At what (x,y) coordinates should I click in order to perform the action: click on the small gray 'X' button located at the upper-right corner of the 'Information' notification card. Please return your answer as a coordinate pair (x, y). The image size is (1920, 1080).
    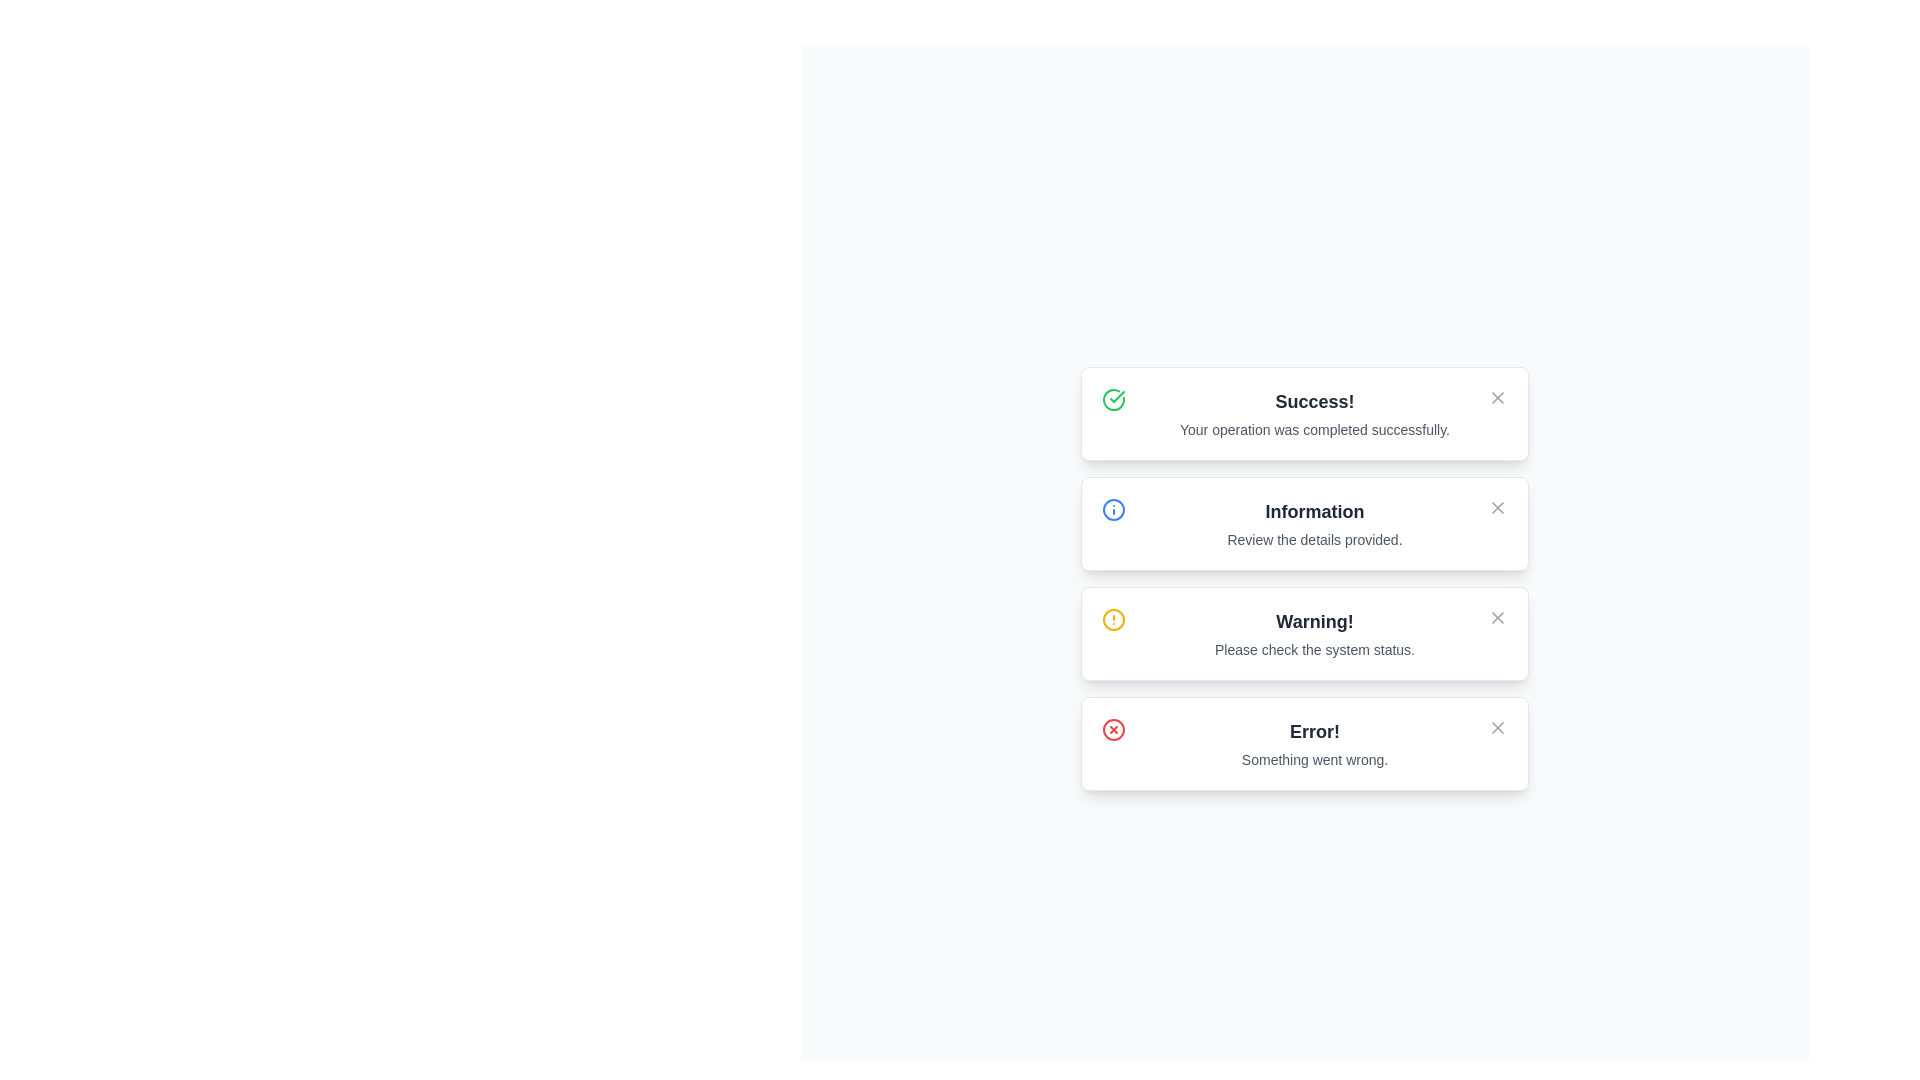
    Looking at the image, I should click on (1497, 507).